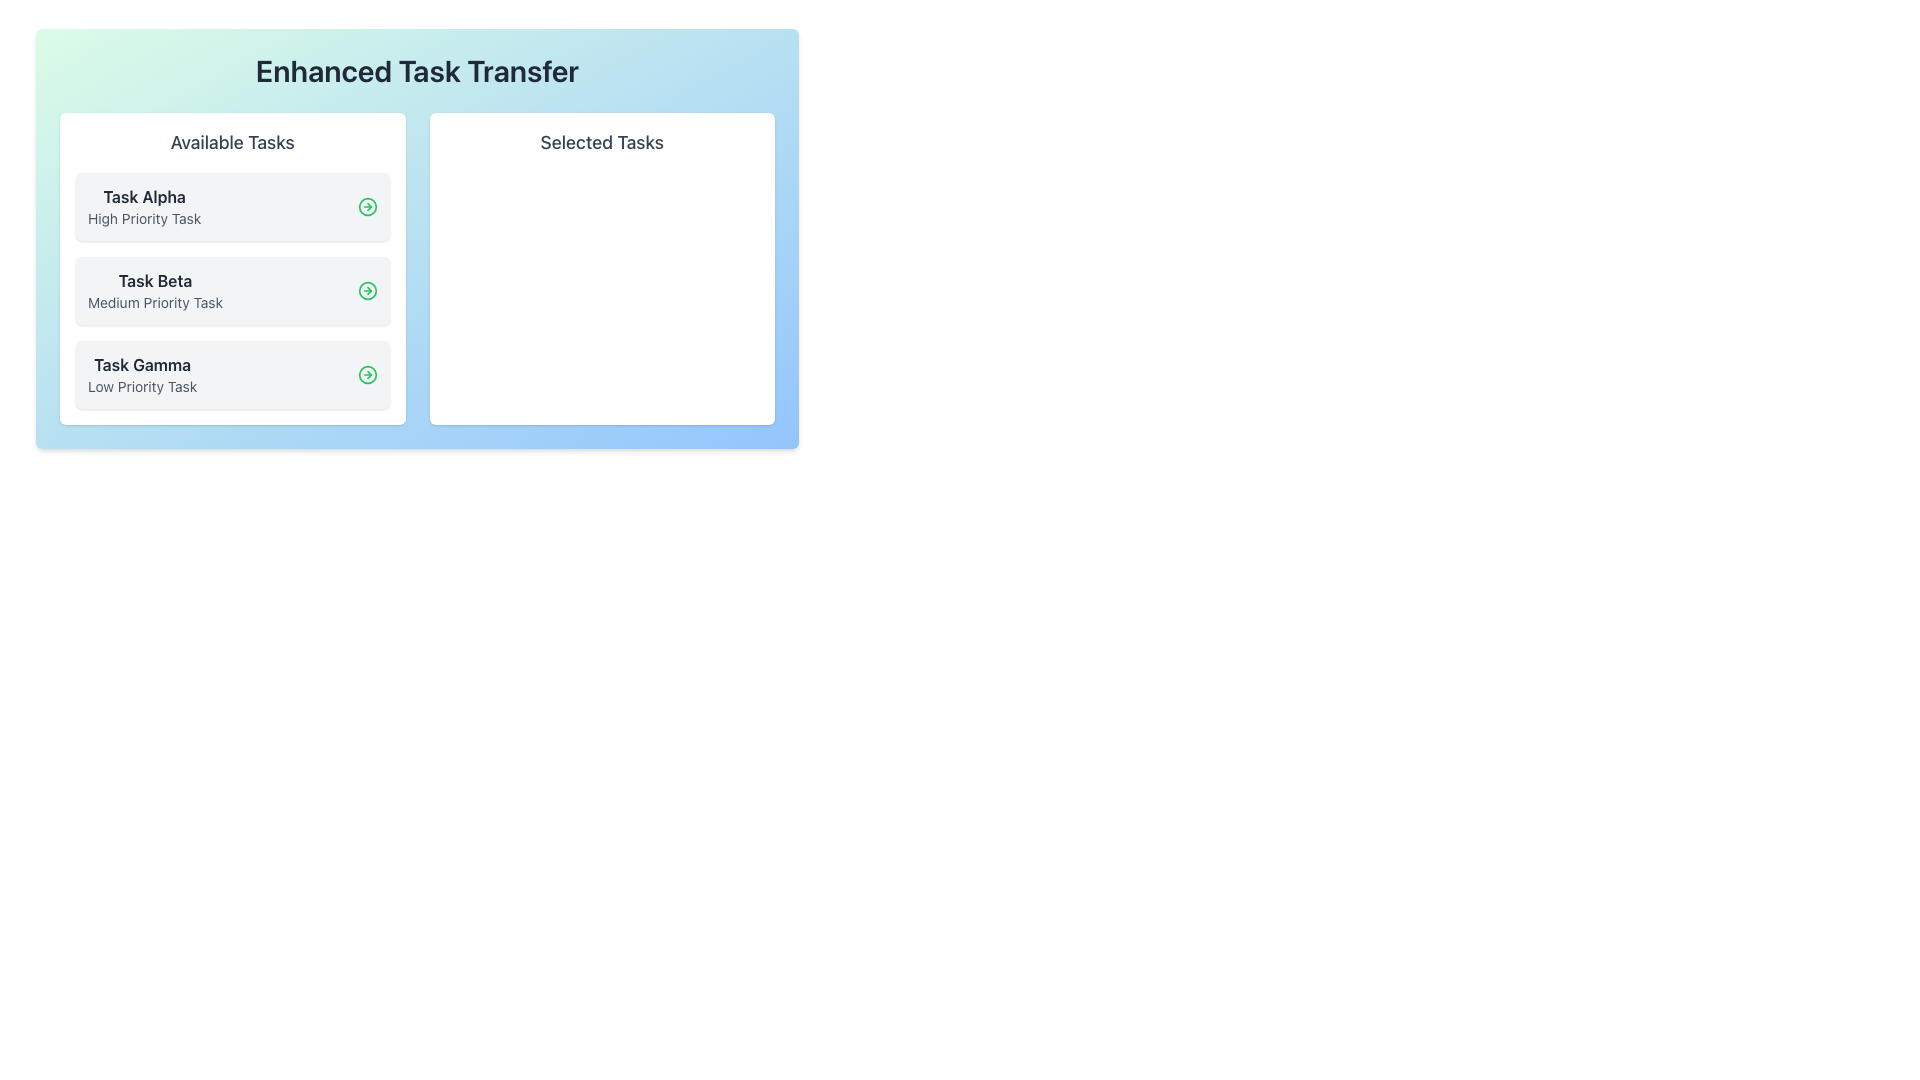 This screenshot has width=1920, height=1080. Describe the element at coordinates (232, 207) in the screenshot. I see `the first task item labeled with its name and priority level from the 'Available Tasks' section` at that location.